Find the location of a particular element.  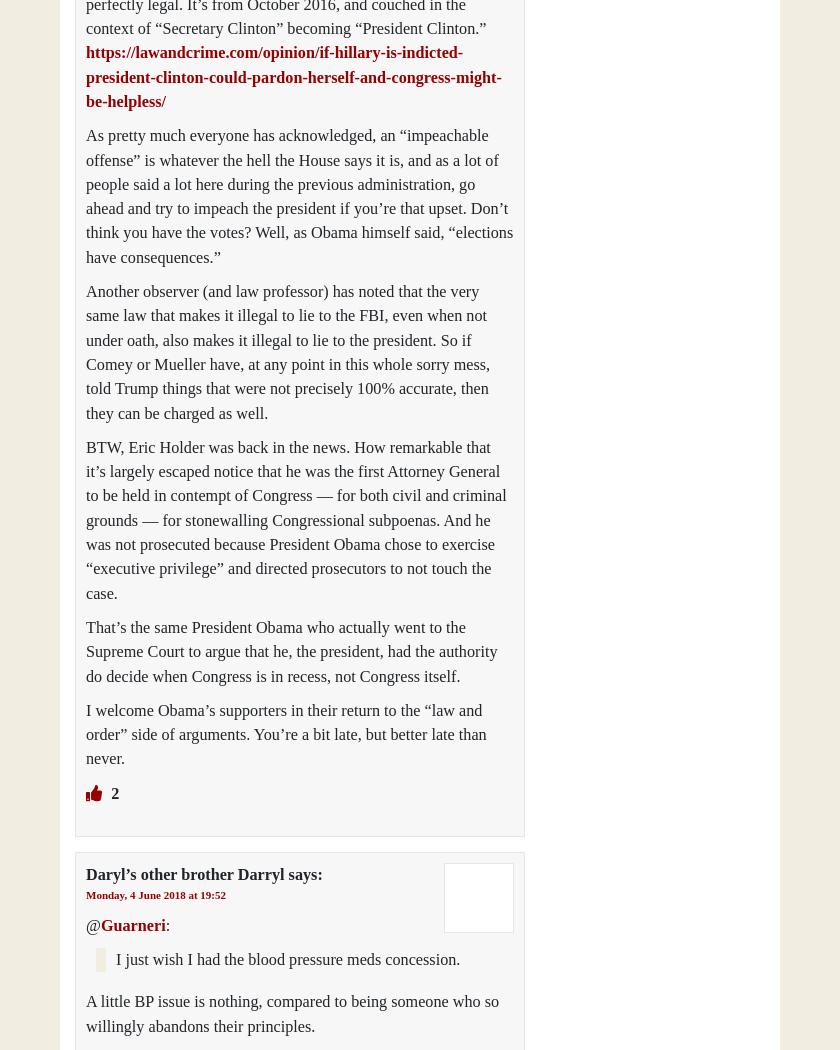

'says:' is located at coordinates (305, 873).